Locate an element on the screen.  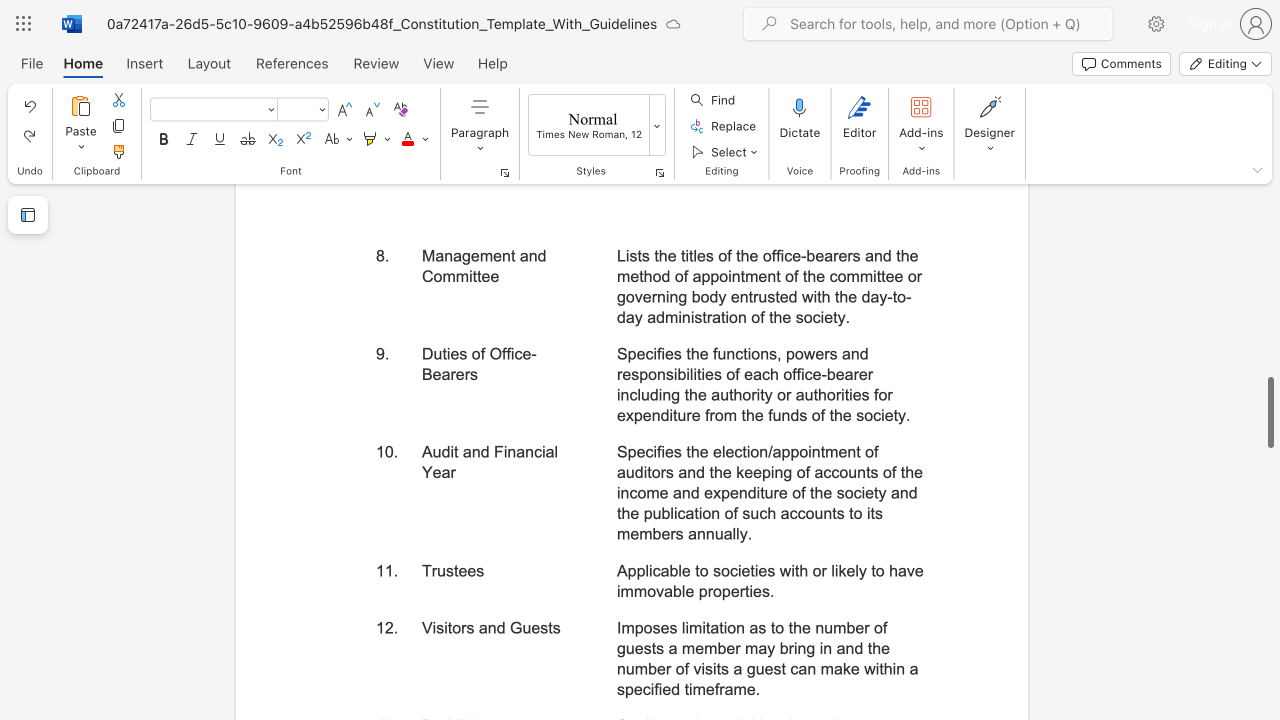
the subset text "imeframe." within the text "Imposes limitation as to the number of guests a member may bring in and the number of visits a guest can make within a specified timeframe." is located at coordinates (689, 688).